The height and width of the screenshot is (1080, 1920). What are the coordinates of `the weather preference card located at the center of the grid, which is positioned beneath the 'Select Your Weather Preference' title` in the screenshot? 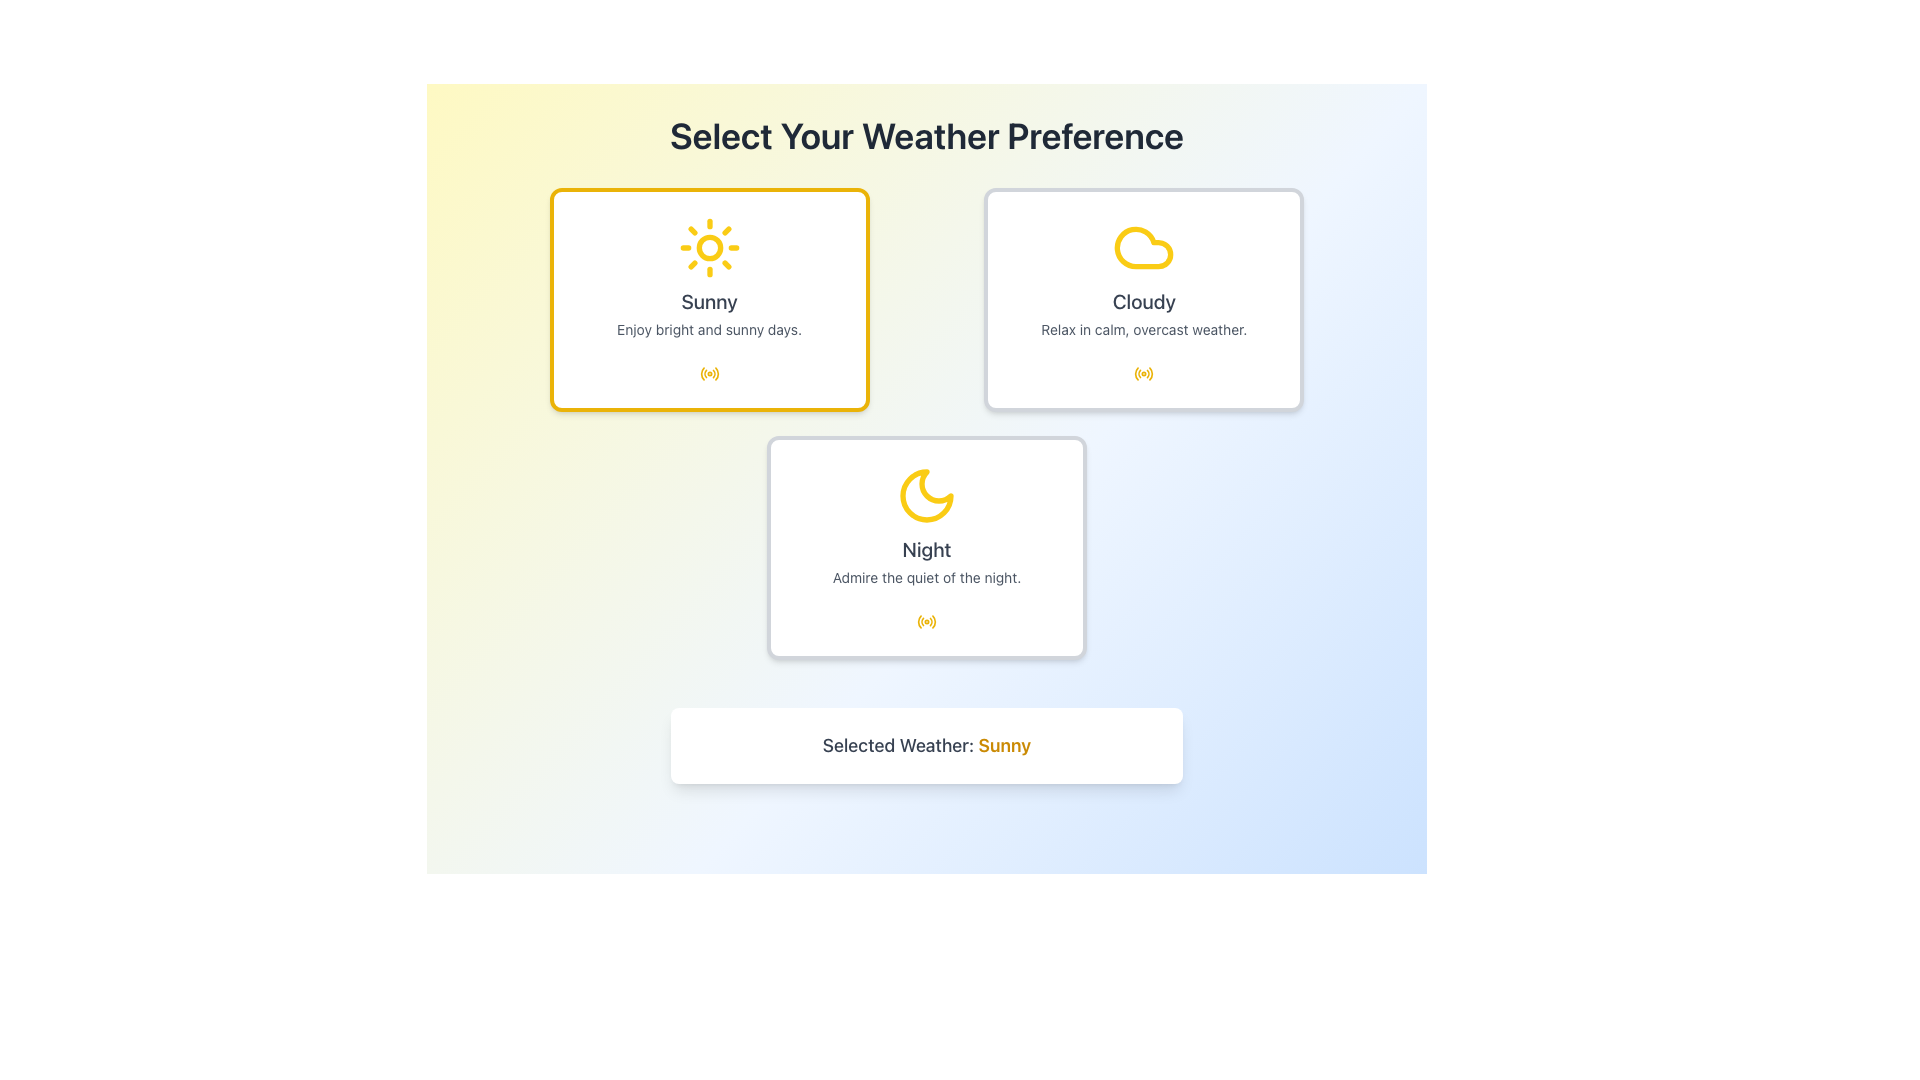 It's located at (925, 423).